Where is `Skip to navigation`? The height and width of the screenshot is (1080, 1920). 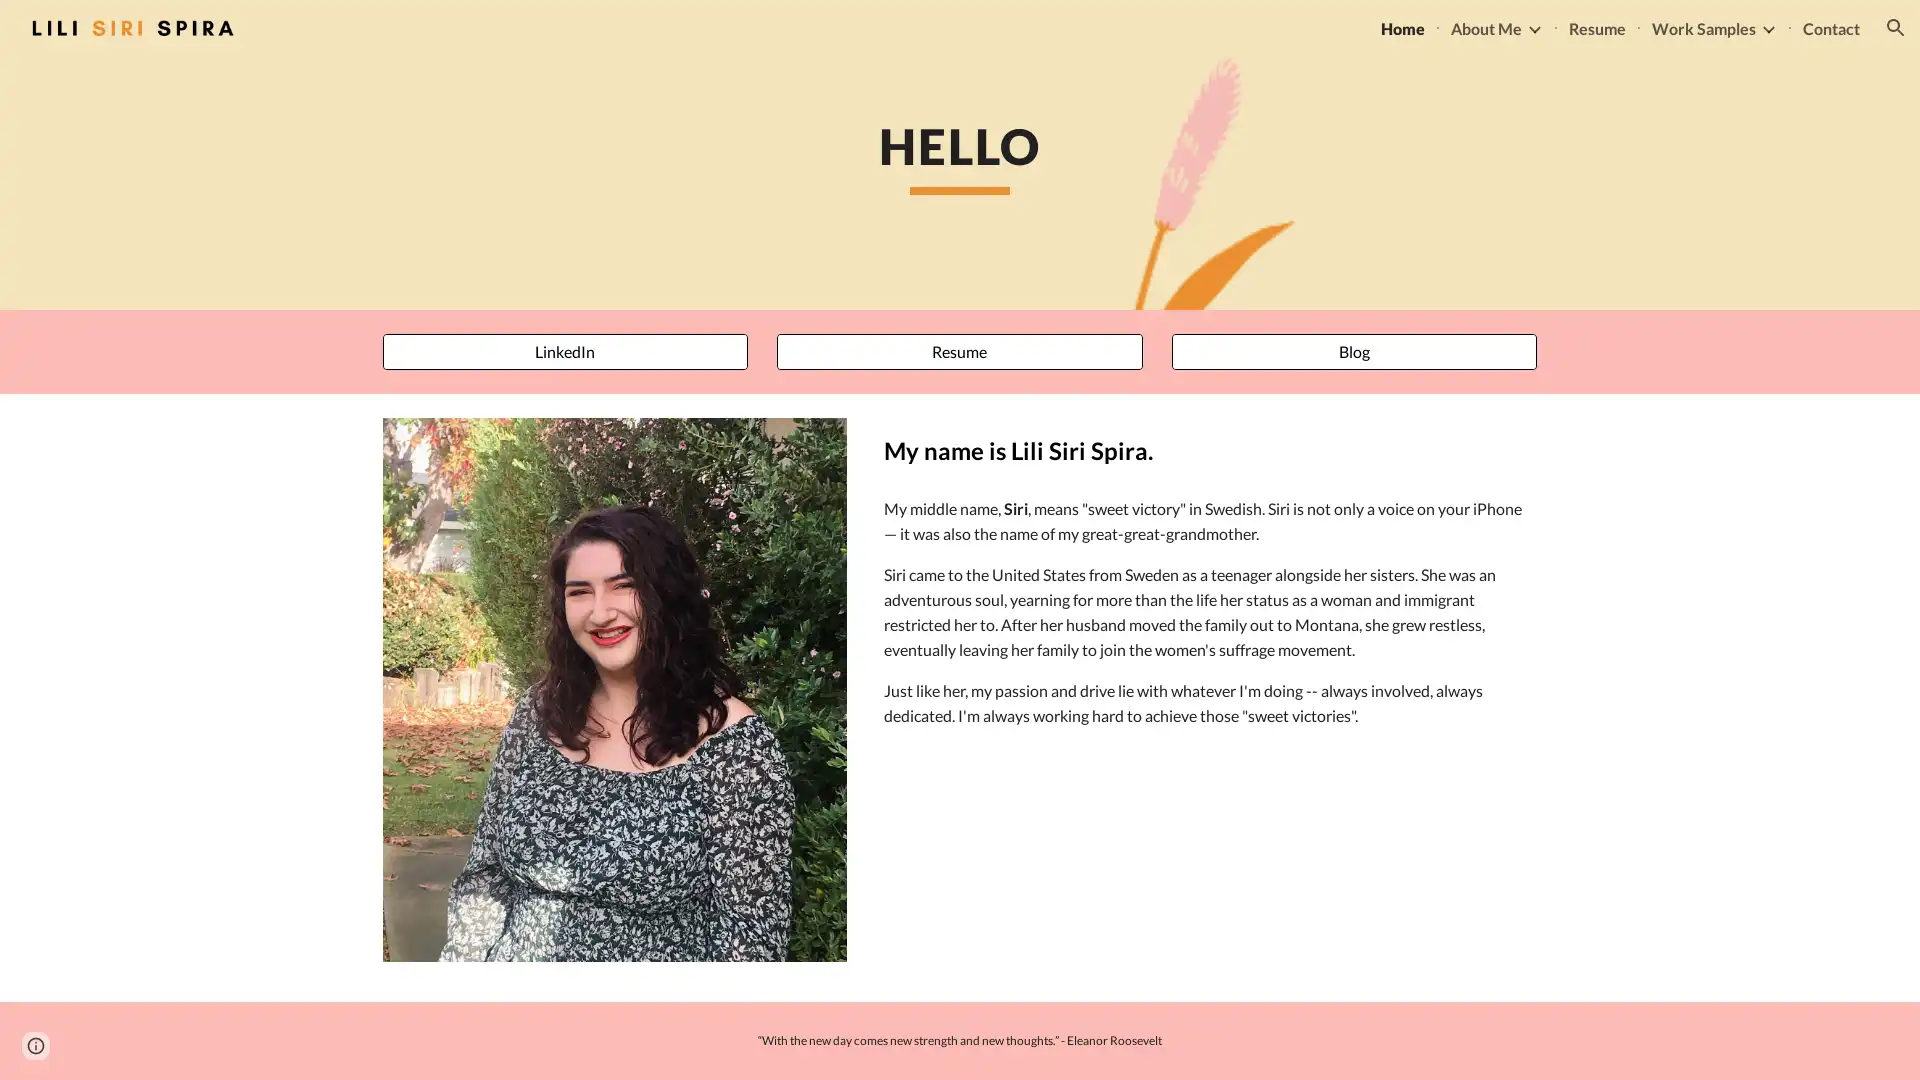
Skip to navigation is located at coordinates (1139, 37).